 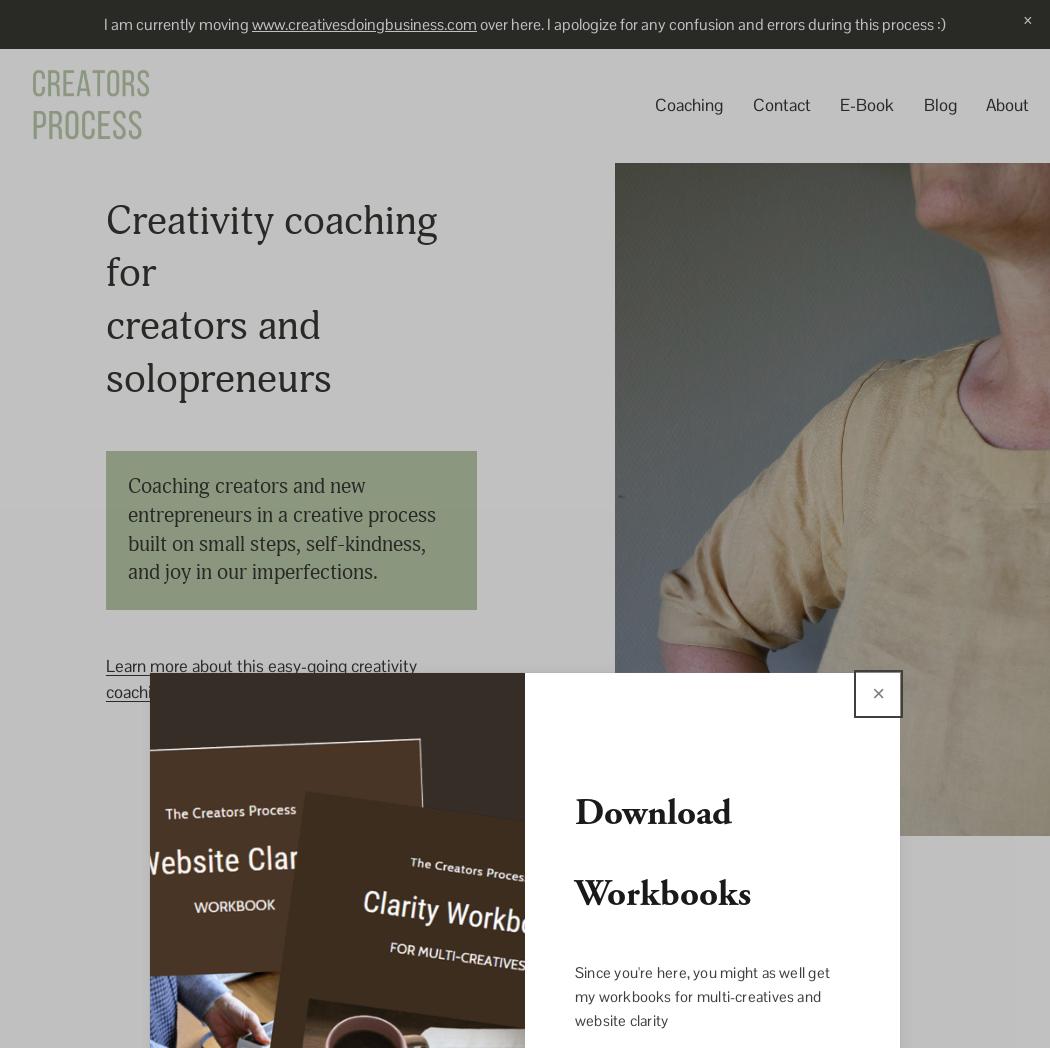 What do you see at coordinates (275, 247) in the screenshot?
I see `'Creativity coaching for'` at bounding box center [275, 247].